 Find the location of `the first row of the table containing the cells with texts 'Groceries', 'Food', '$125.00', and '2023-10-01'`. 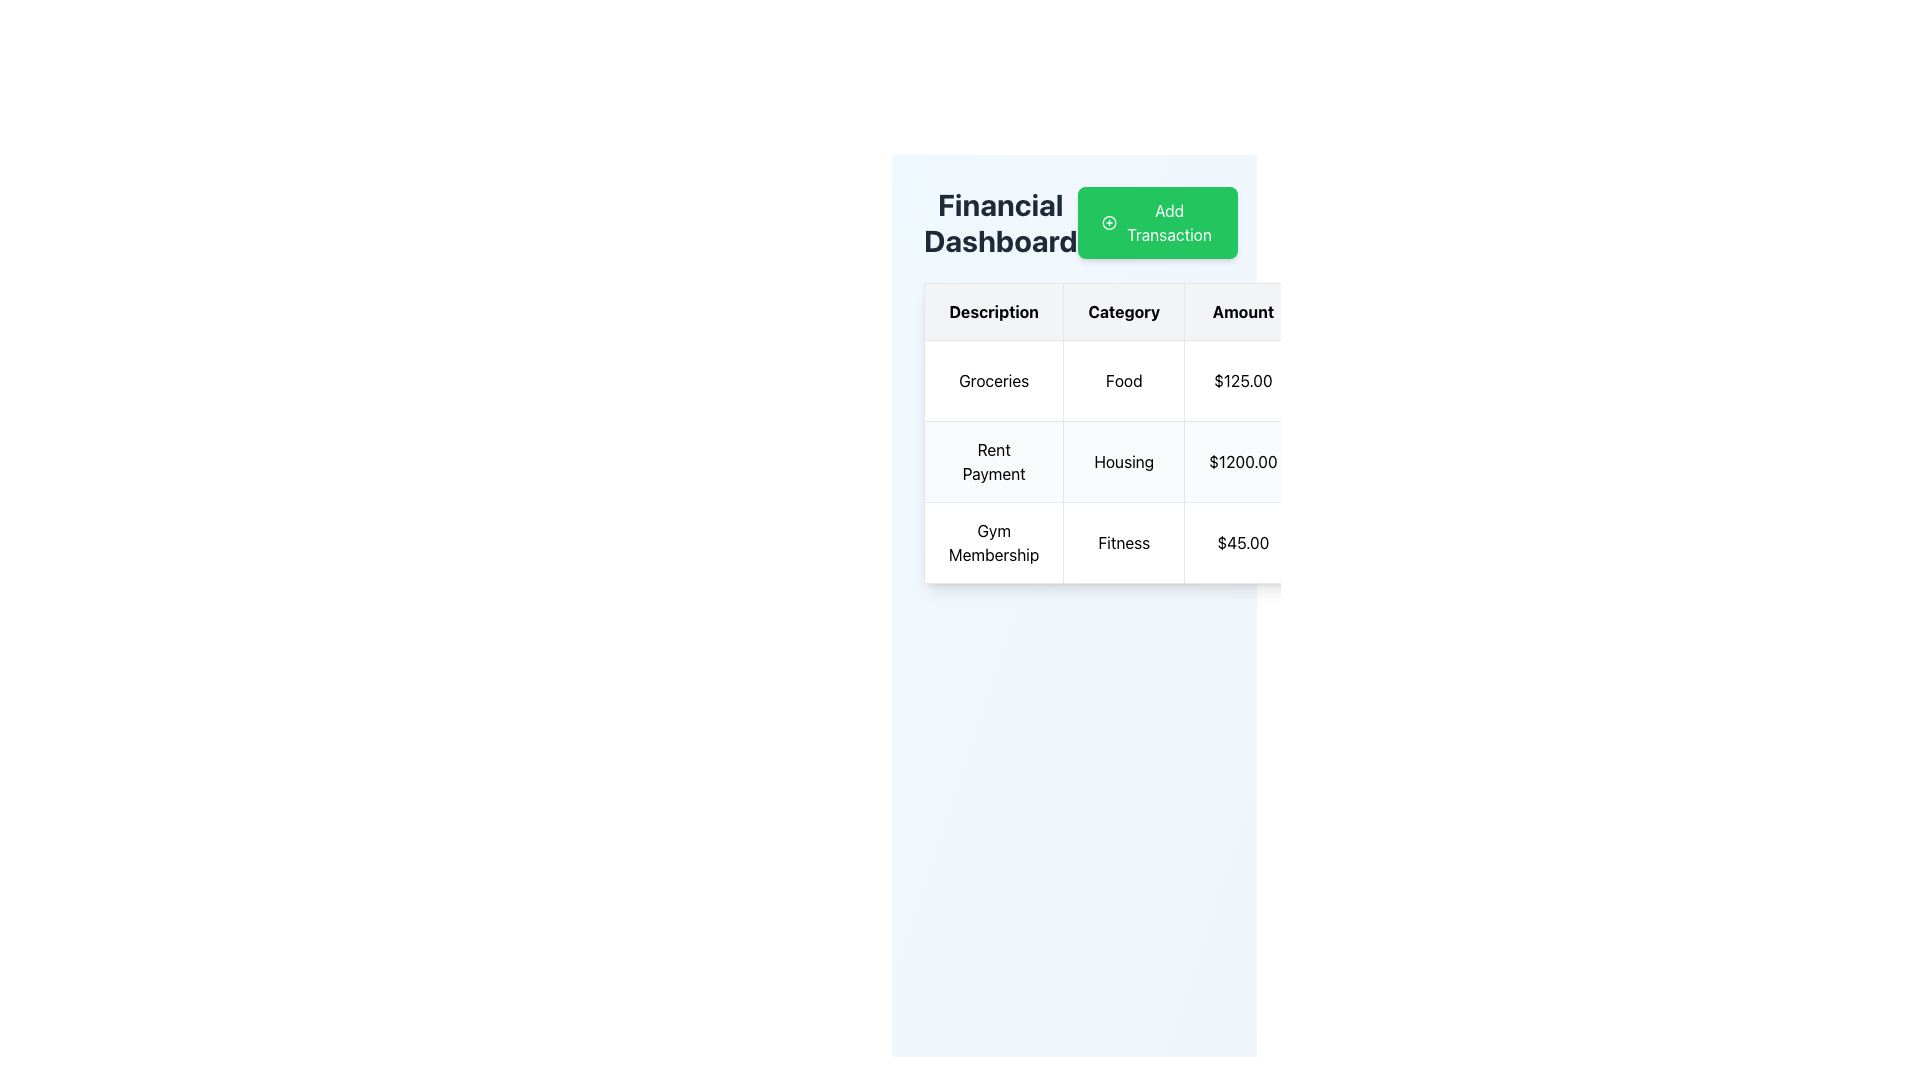

the first row of the table containing the cells with texts 'Groceries', 'Food', '$125.00', and '2023-10-01' is located at coordinates (1223, 381).